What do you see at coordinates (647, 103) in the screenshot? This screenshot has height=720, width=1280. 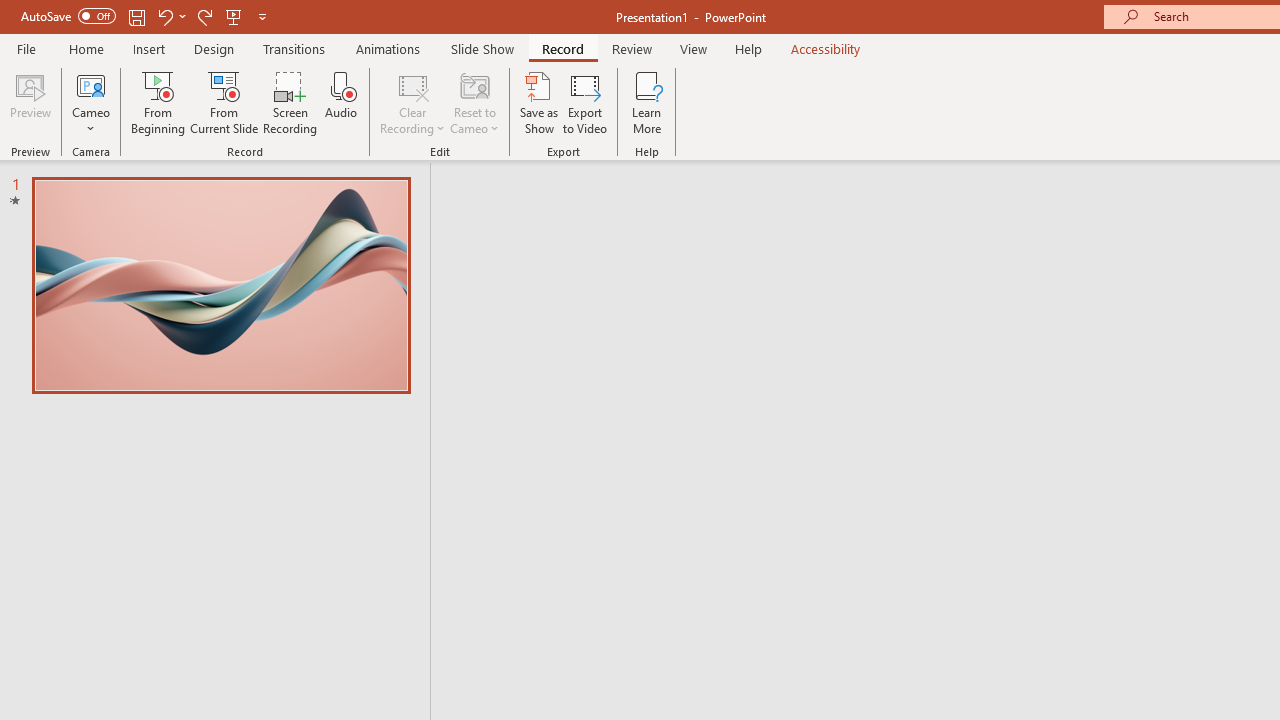 I see `'Learn More'` at bounding box center [647, 103].